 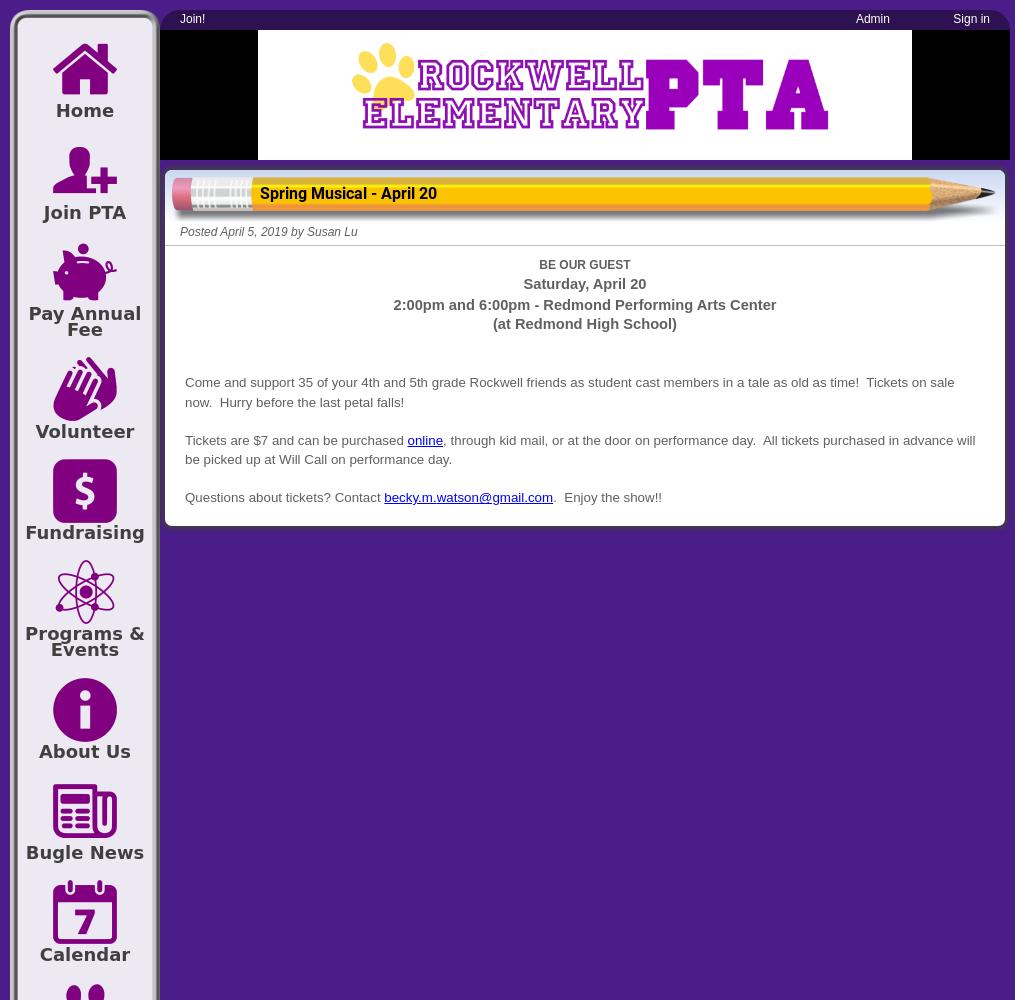 What do you see at coordinates (493, 496) in the screenshot?
I see `'watson@gmail.com'` at bounding box center [493, 496].